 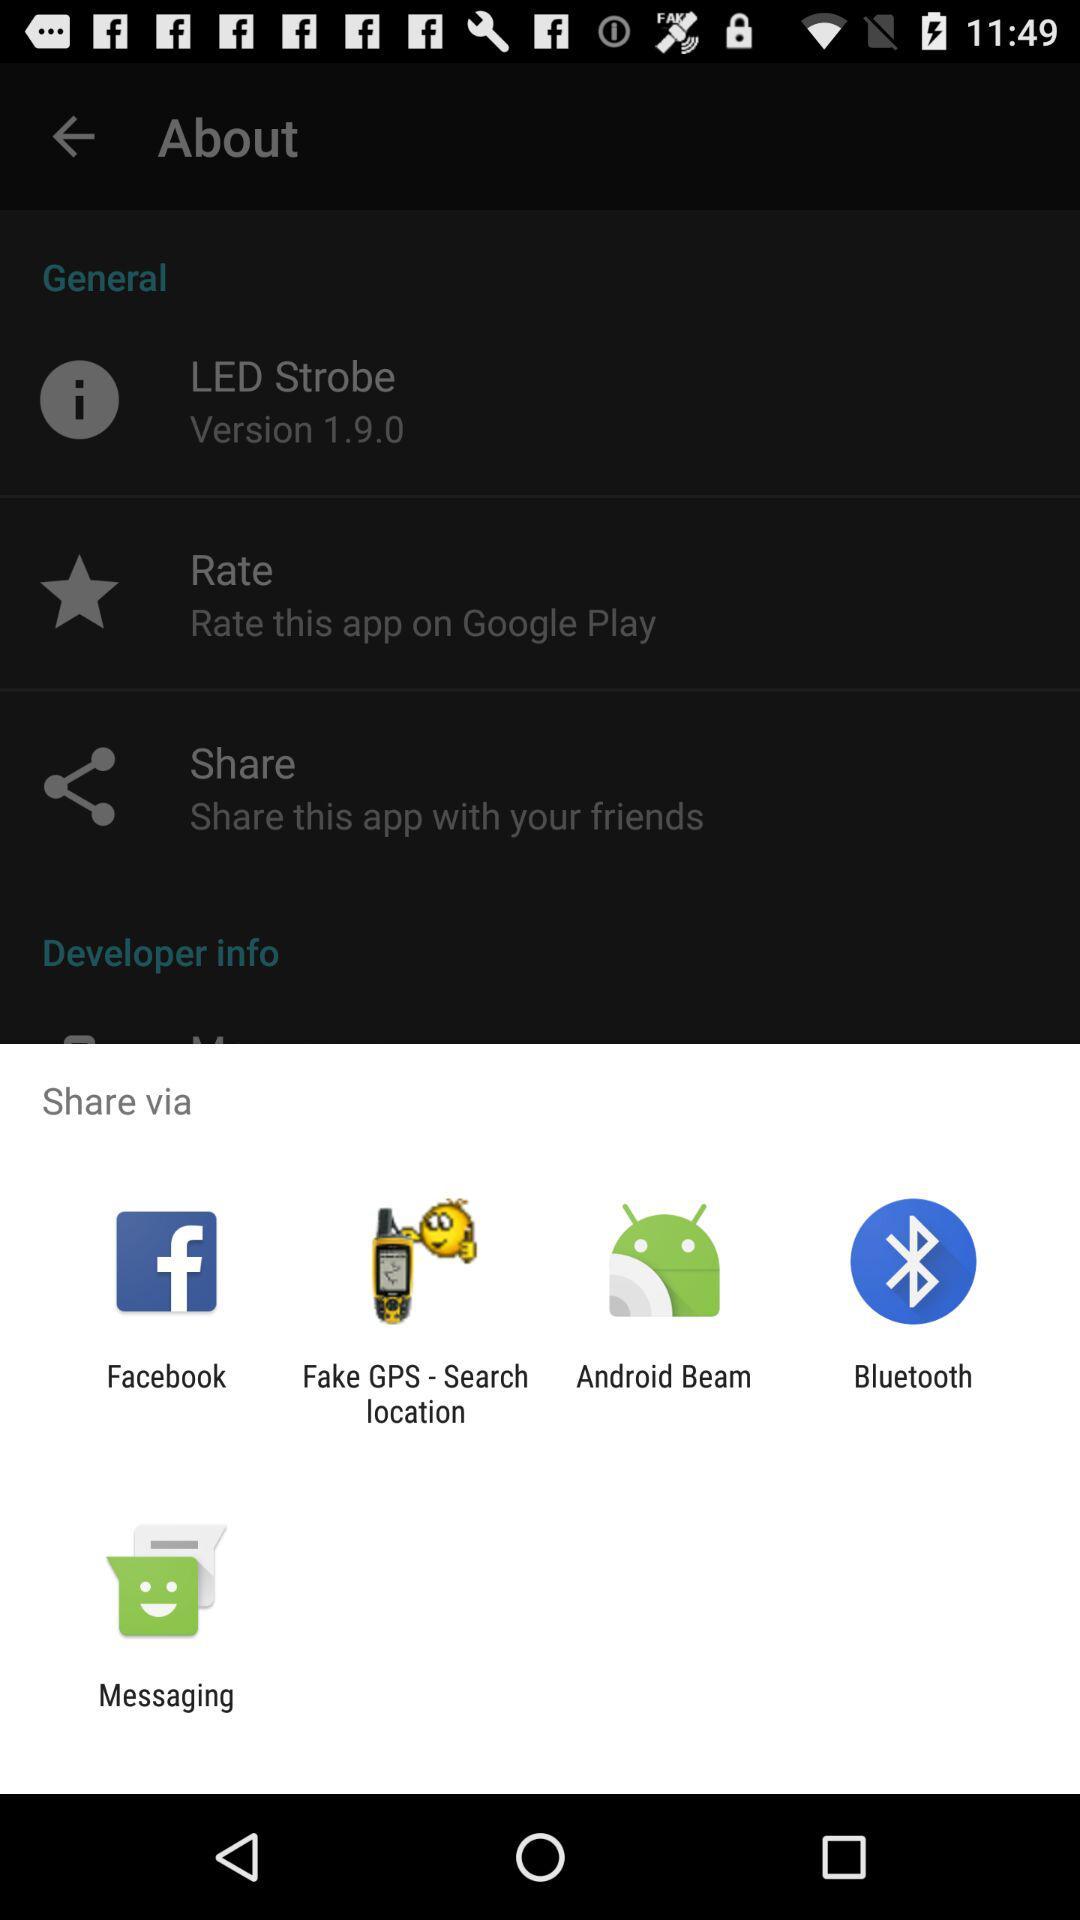 What do you see at coordinates (165, 1392) in the screenshot?
I see `app to the left of fake gps search icon` at bounding box center [165, 1392].